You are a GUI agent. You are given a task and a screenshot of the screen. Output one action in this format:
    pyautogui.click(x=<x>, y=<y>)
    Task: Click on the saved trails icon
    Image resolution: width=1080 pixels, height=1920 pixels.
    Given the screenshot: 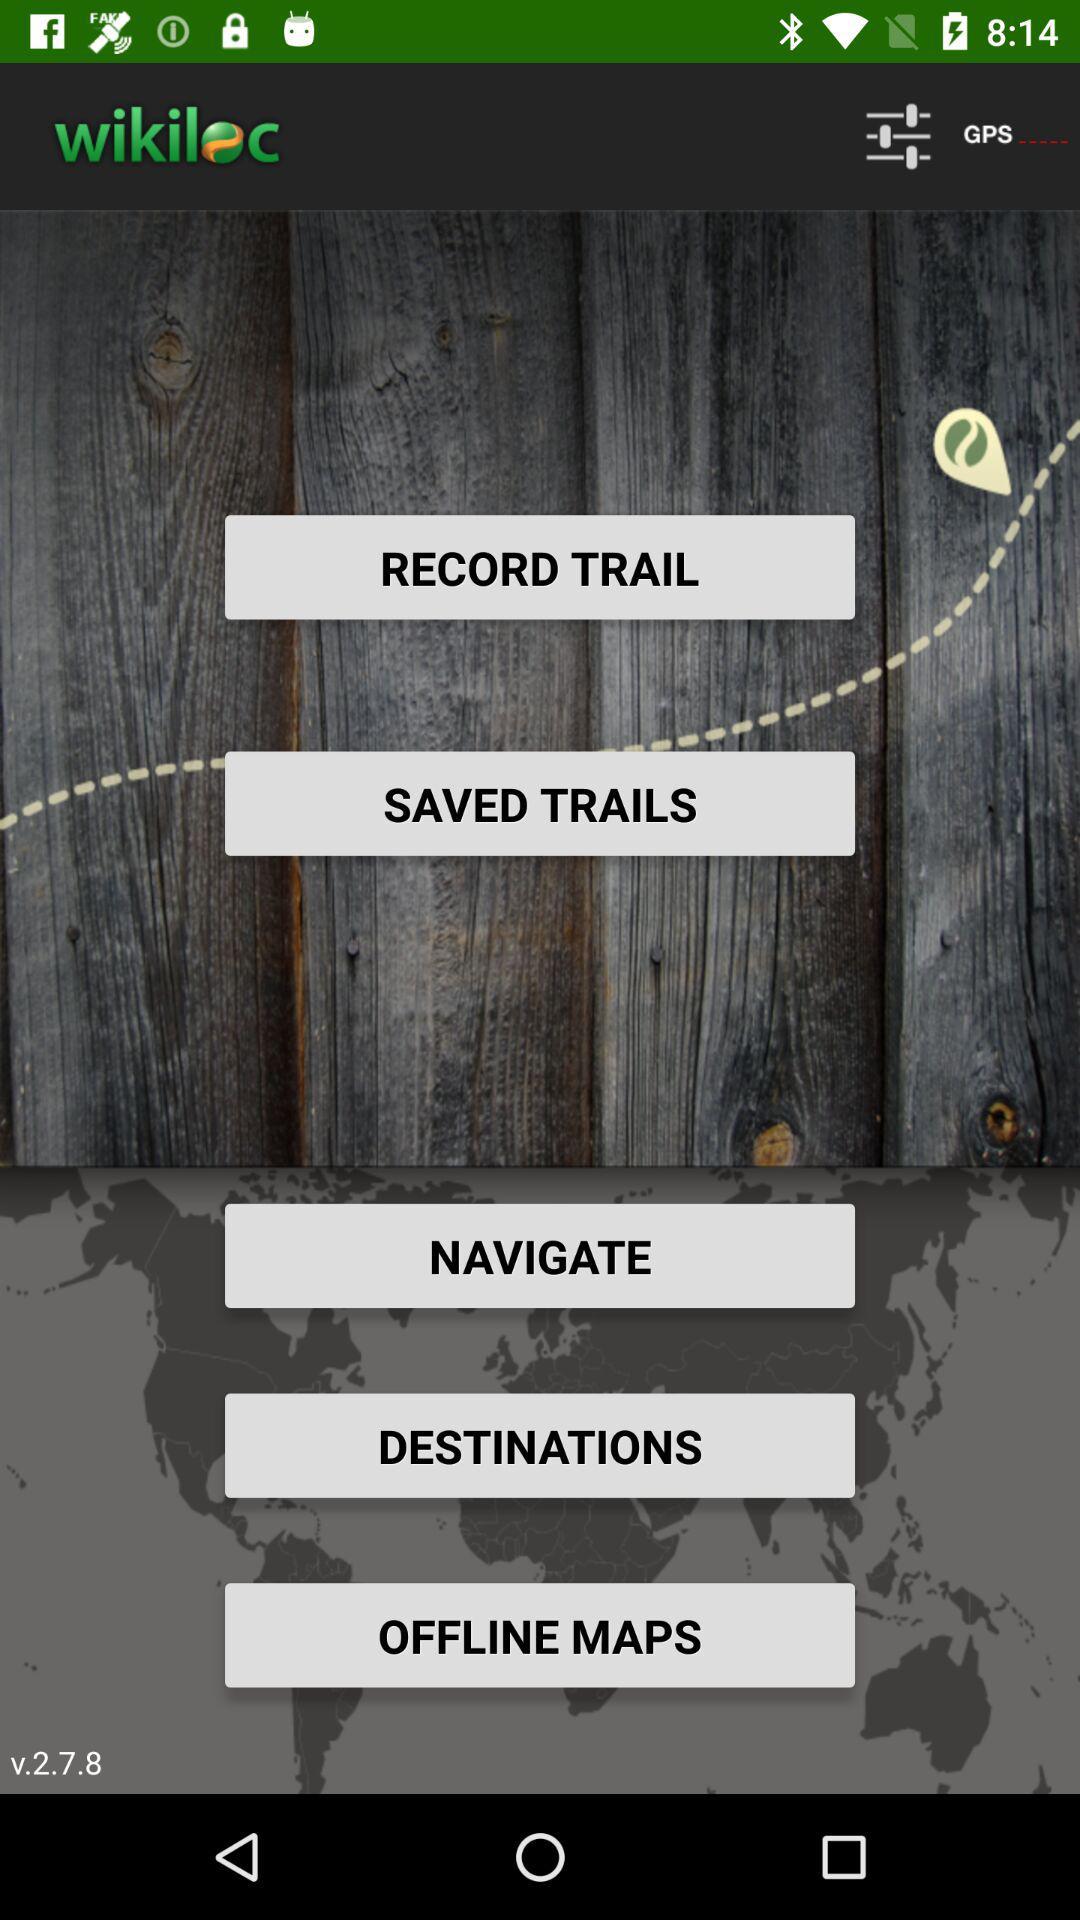 What is the action you would take?
    pyautogui.click(x=540, y=803)
    